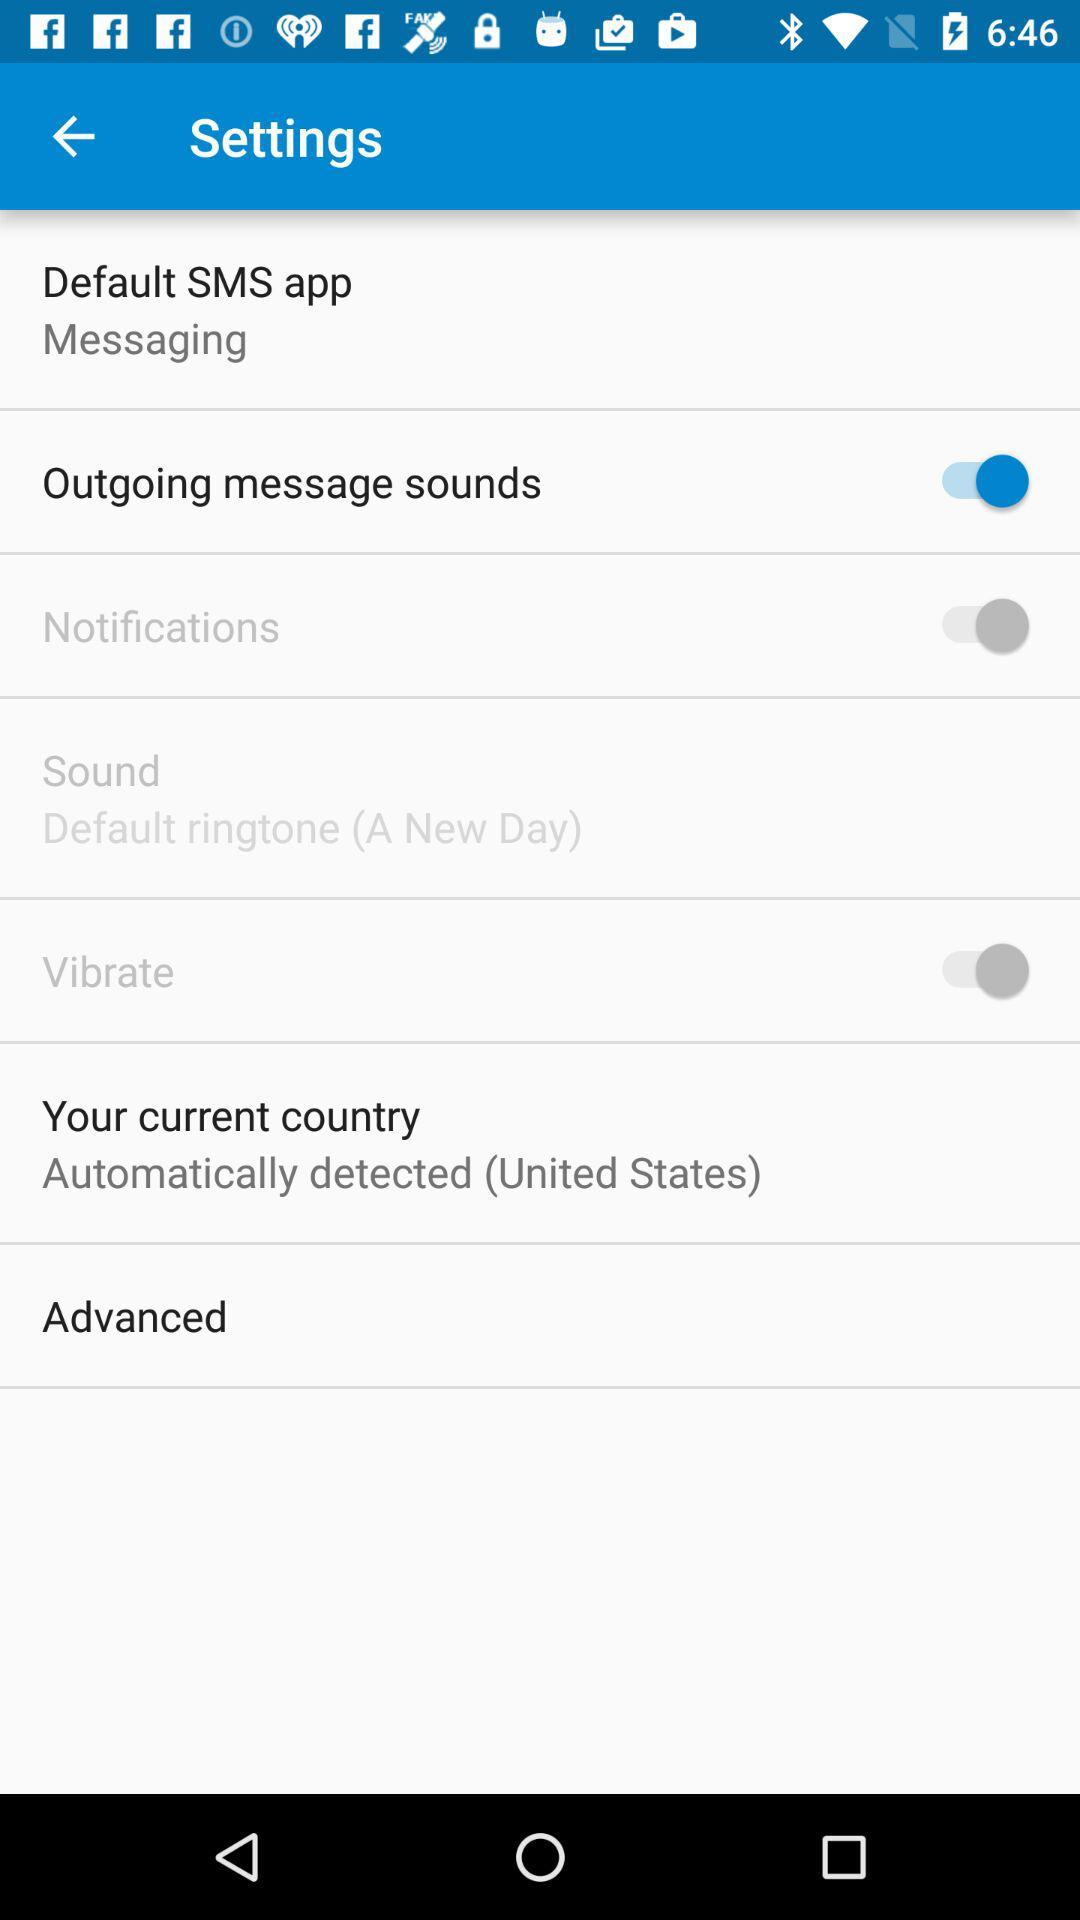  I want to click on the item below vibrate icon, so click(230, 1113).